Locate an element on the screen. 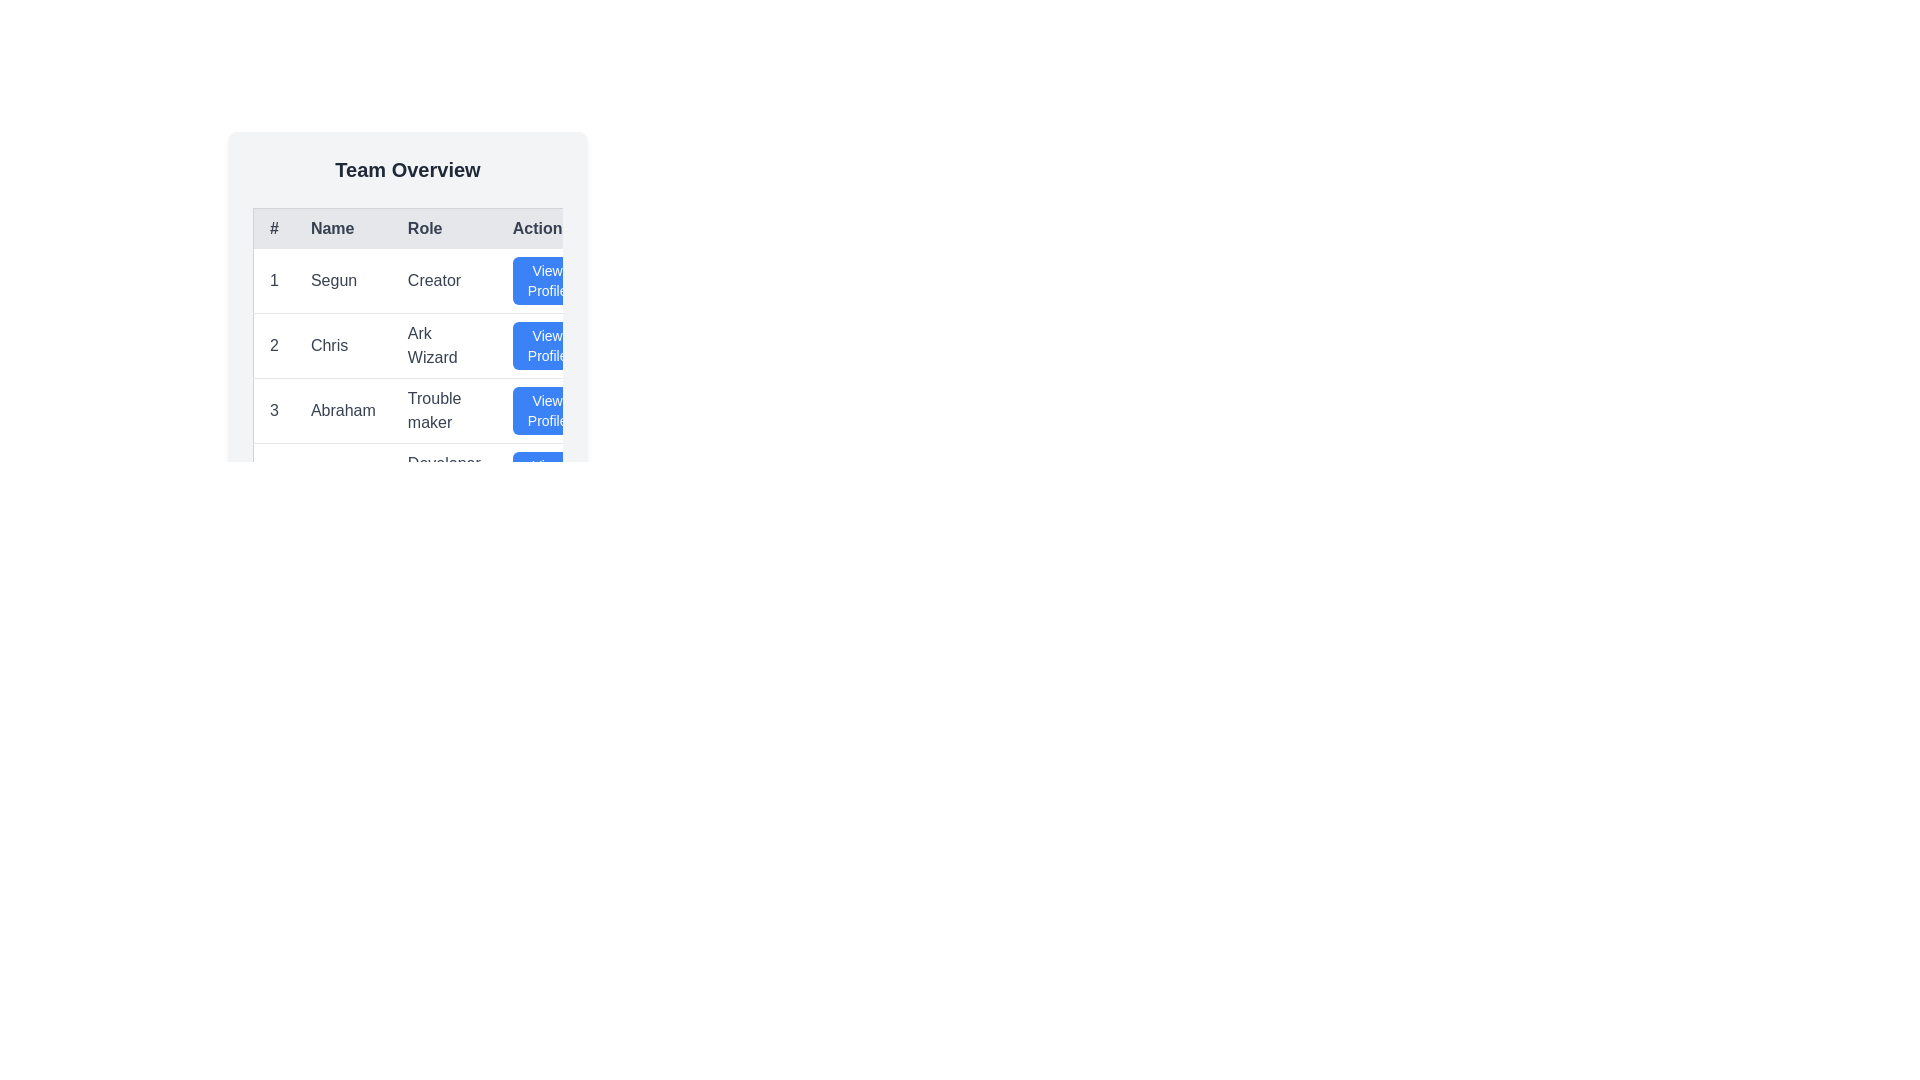 Image resolution: width=1920 pixels, height=1080 pixels. the button is located at coordinates (556, 345).